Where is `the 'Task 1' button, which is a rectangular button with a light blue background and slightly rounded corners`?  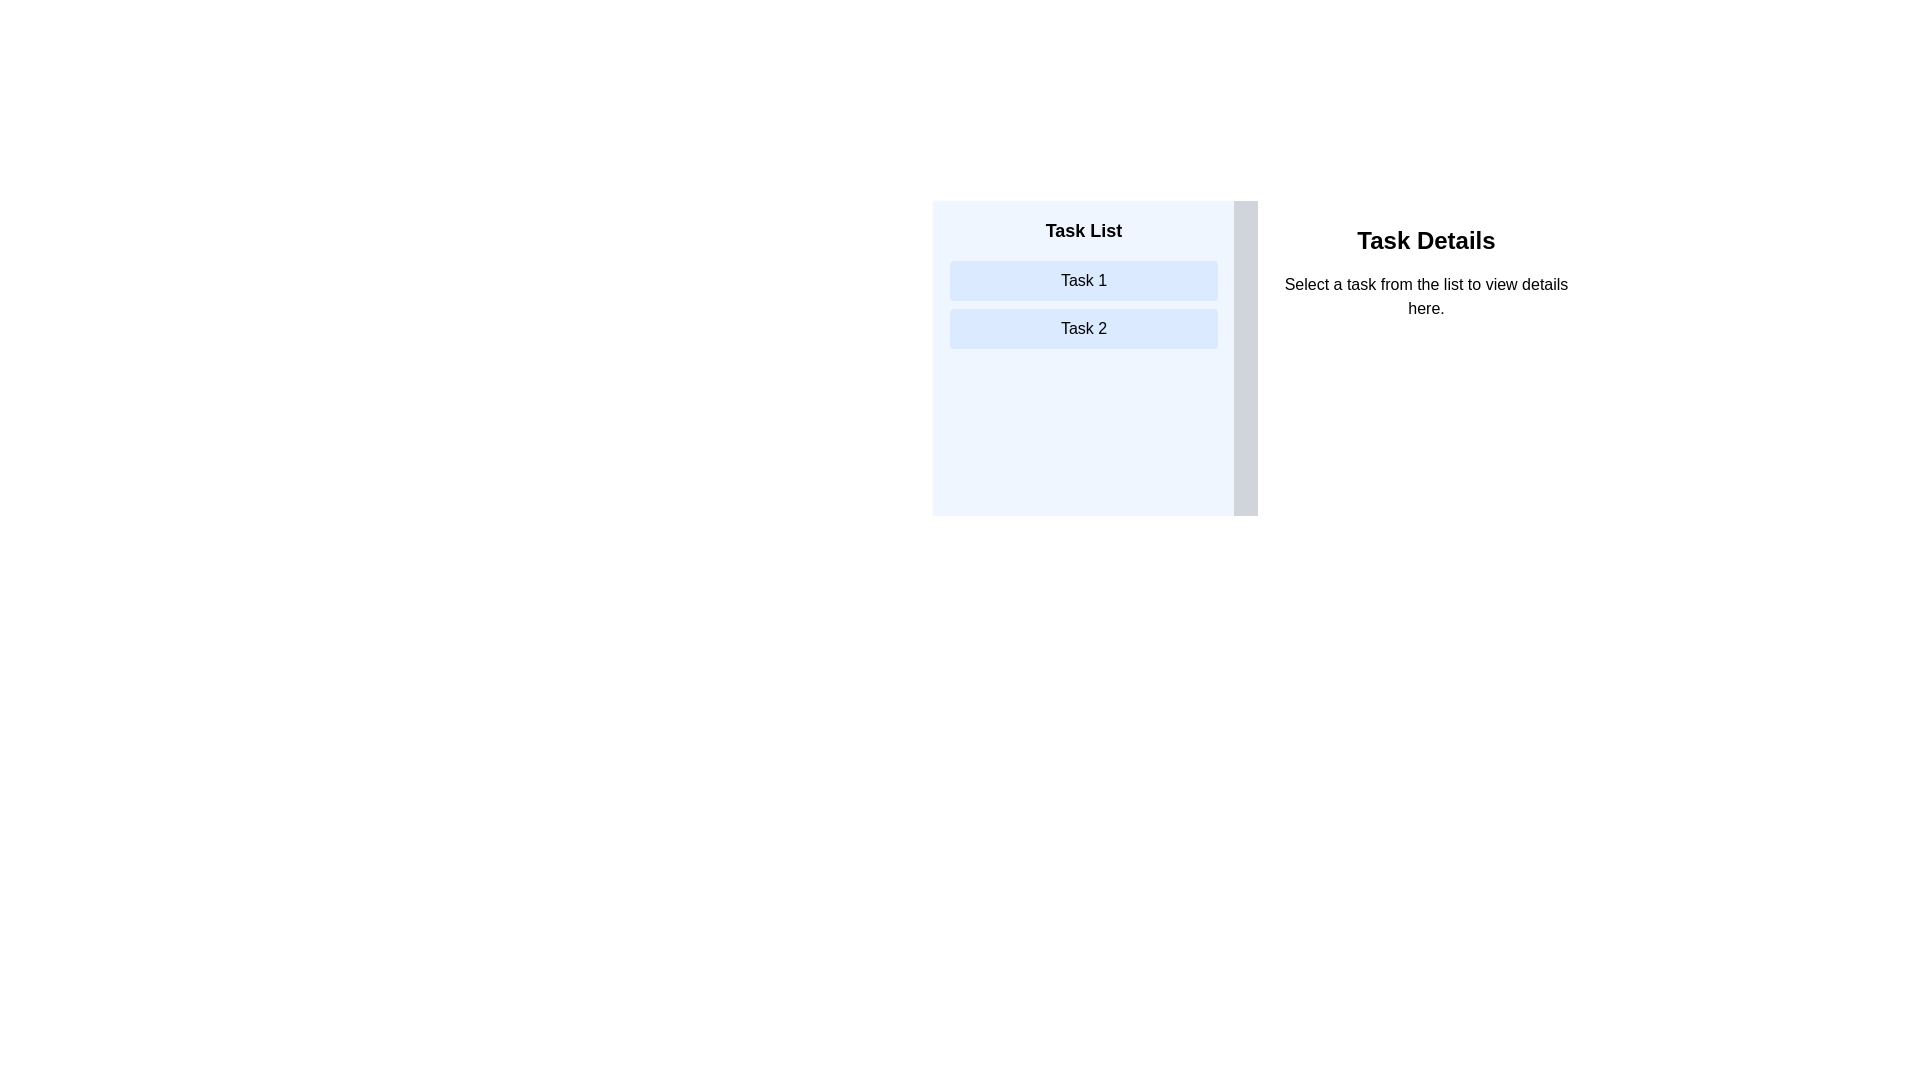 the 'Task 1' button, which is a rectangular button with a light blue background and slightly rounded corners is located at coordinates (1083, 281).